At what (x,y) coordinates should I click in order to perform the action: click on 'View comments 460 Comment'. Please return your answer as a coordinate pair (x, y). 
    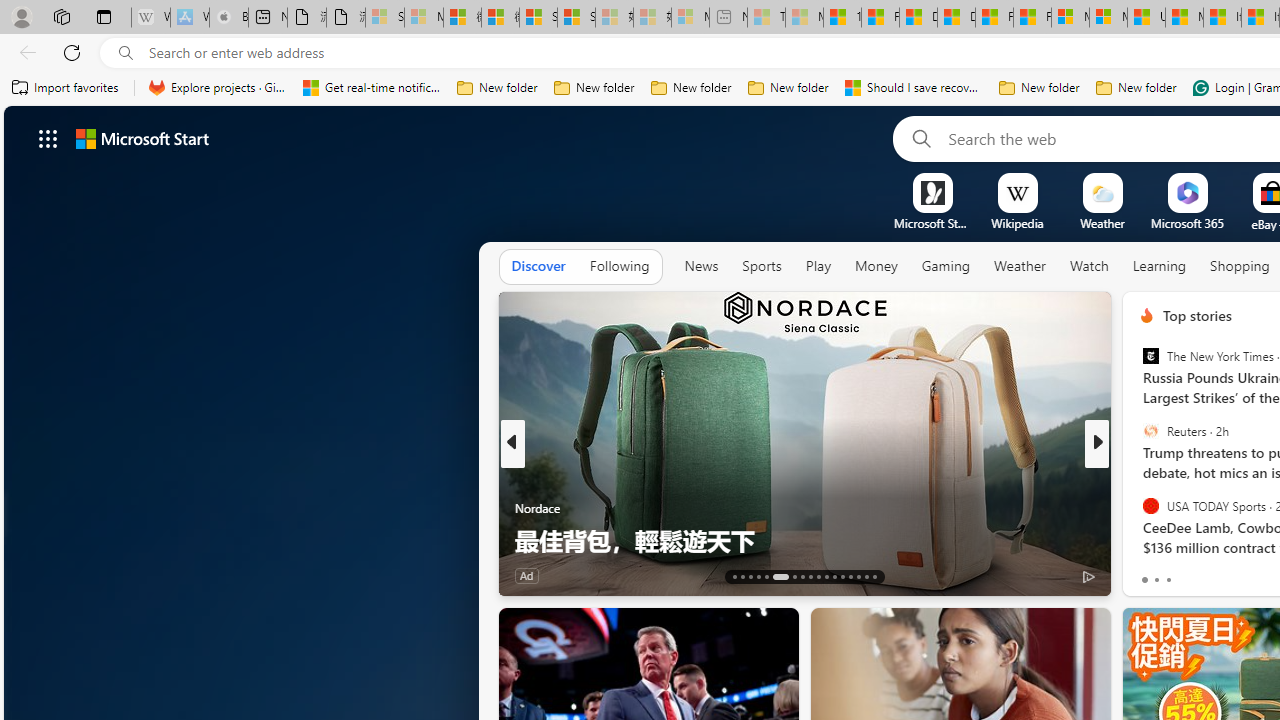
    Looking at the image, I should click on (1234, 575).